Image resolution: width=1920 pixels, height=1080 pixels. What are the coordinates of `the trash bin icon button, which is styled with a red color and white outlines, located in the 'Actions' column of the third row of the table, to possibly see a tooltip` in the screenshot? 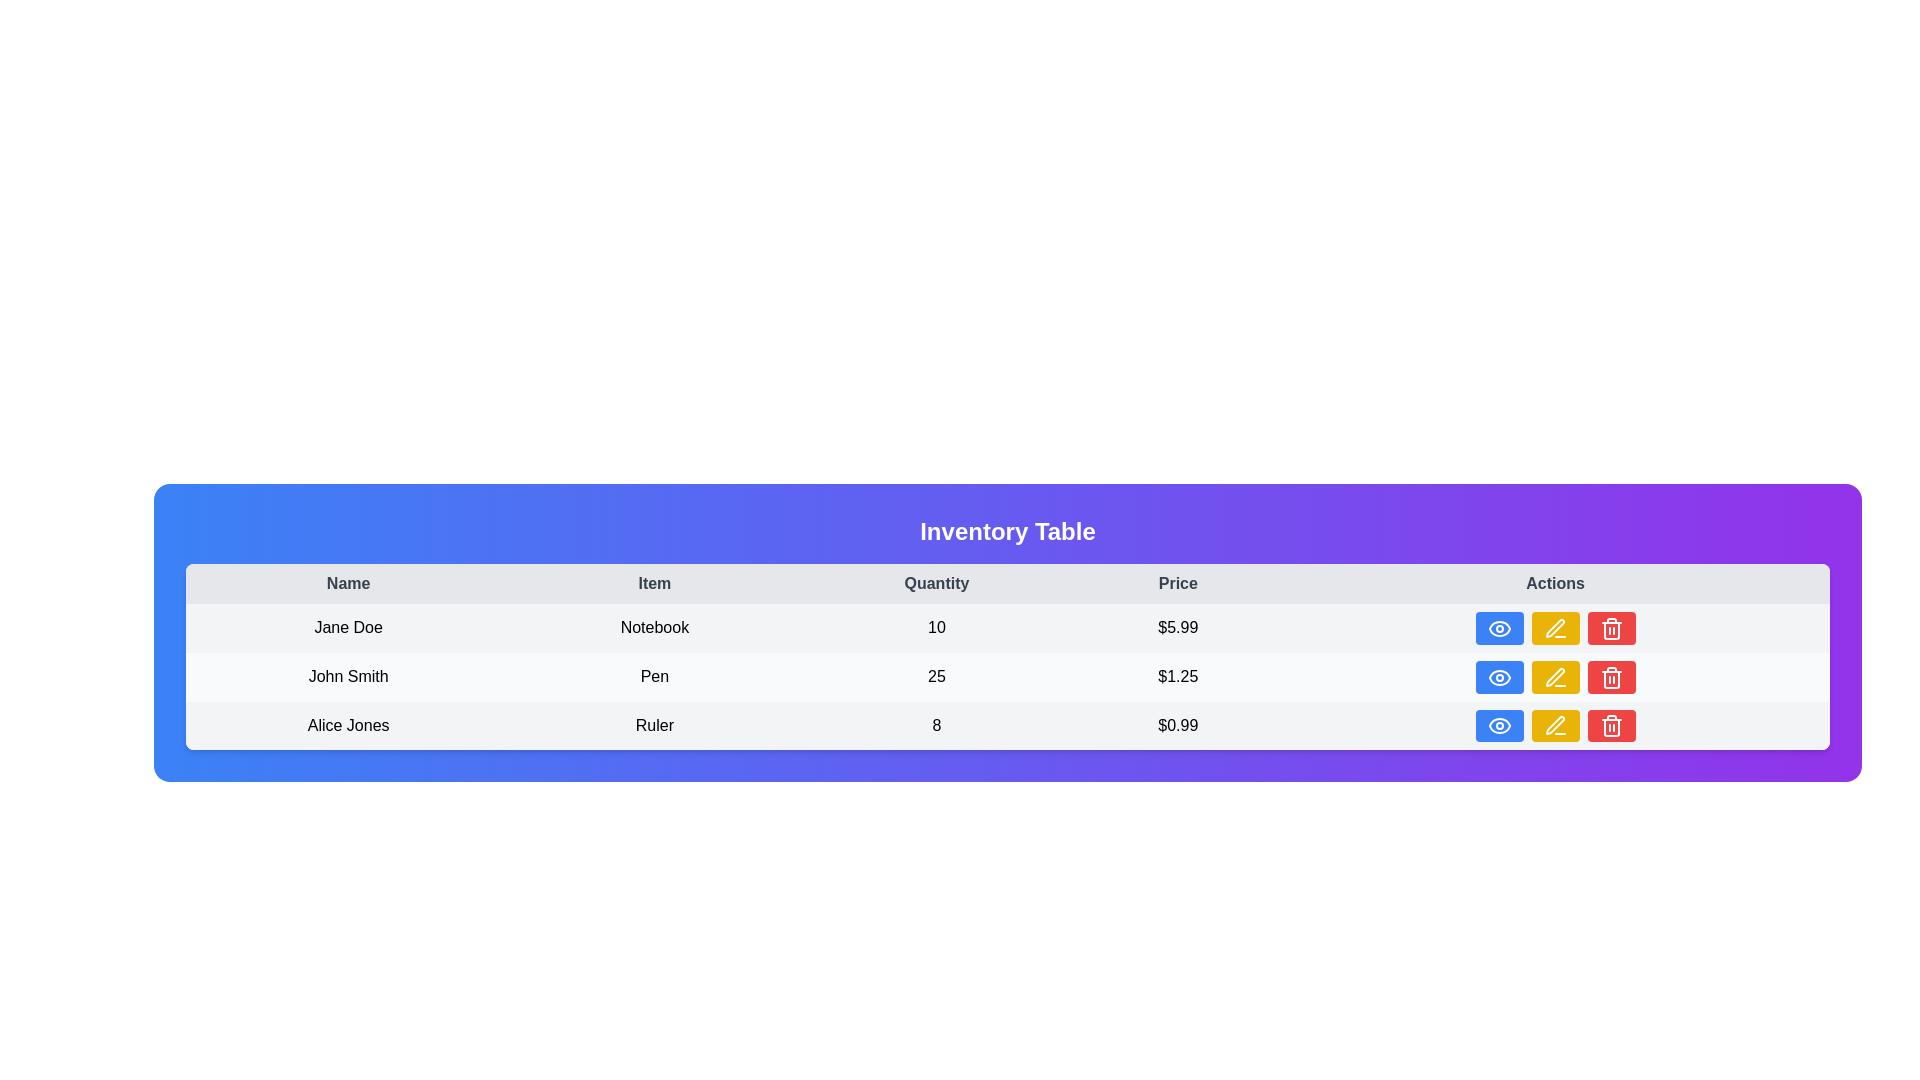 It's located at (1611, 676).